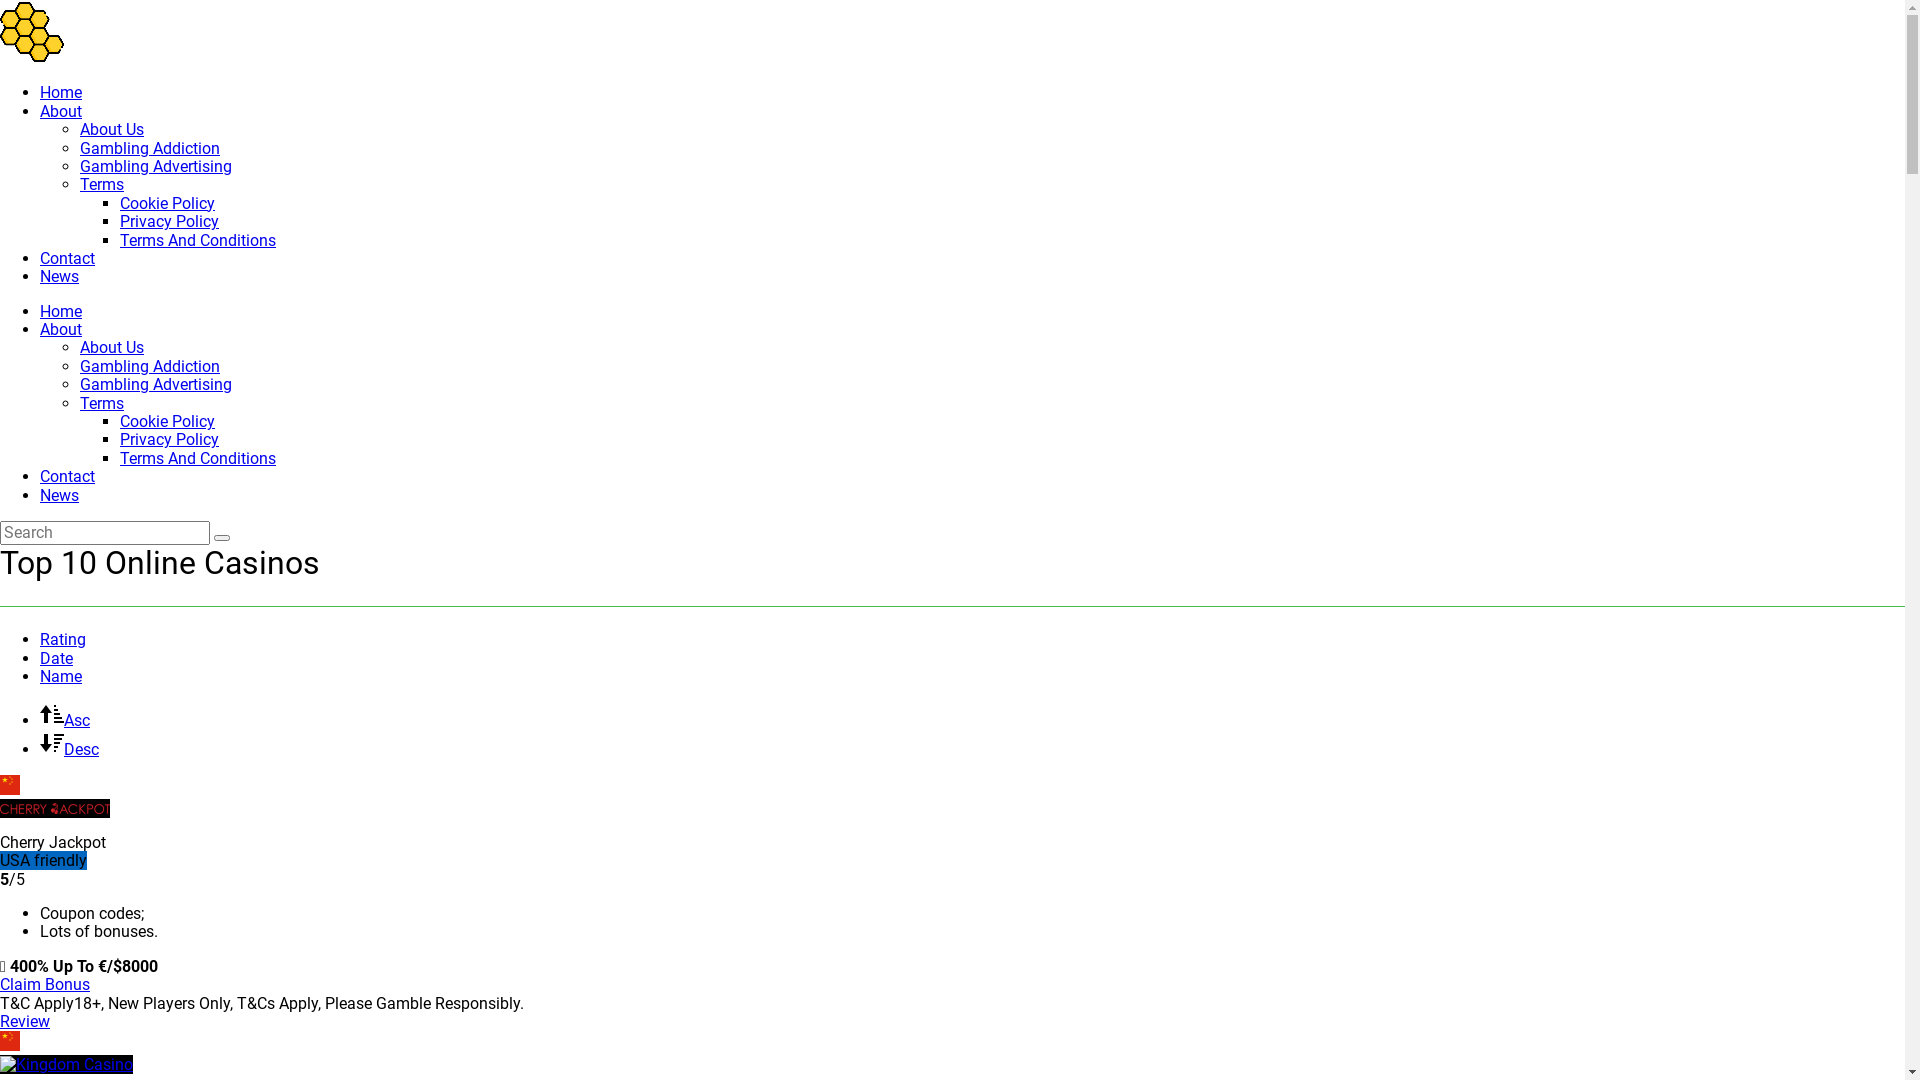 Image resolution: width=1920 pixels, height=1080 pixels. I want to click on 'Terms And Conditions', so click(197, 239).